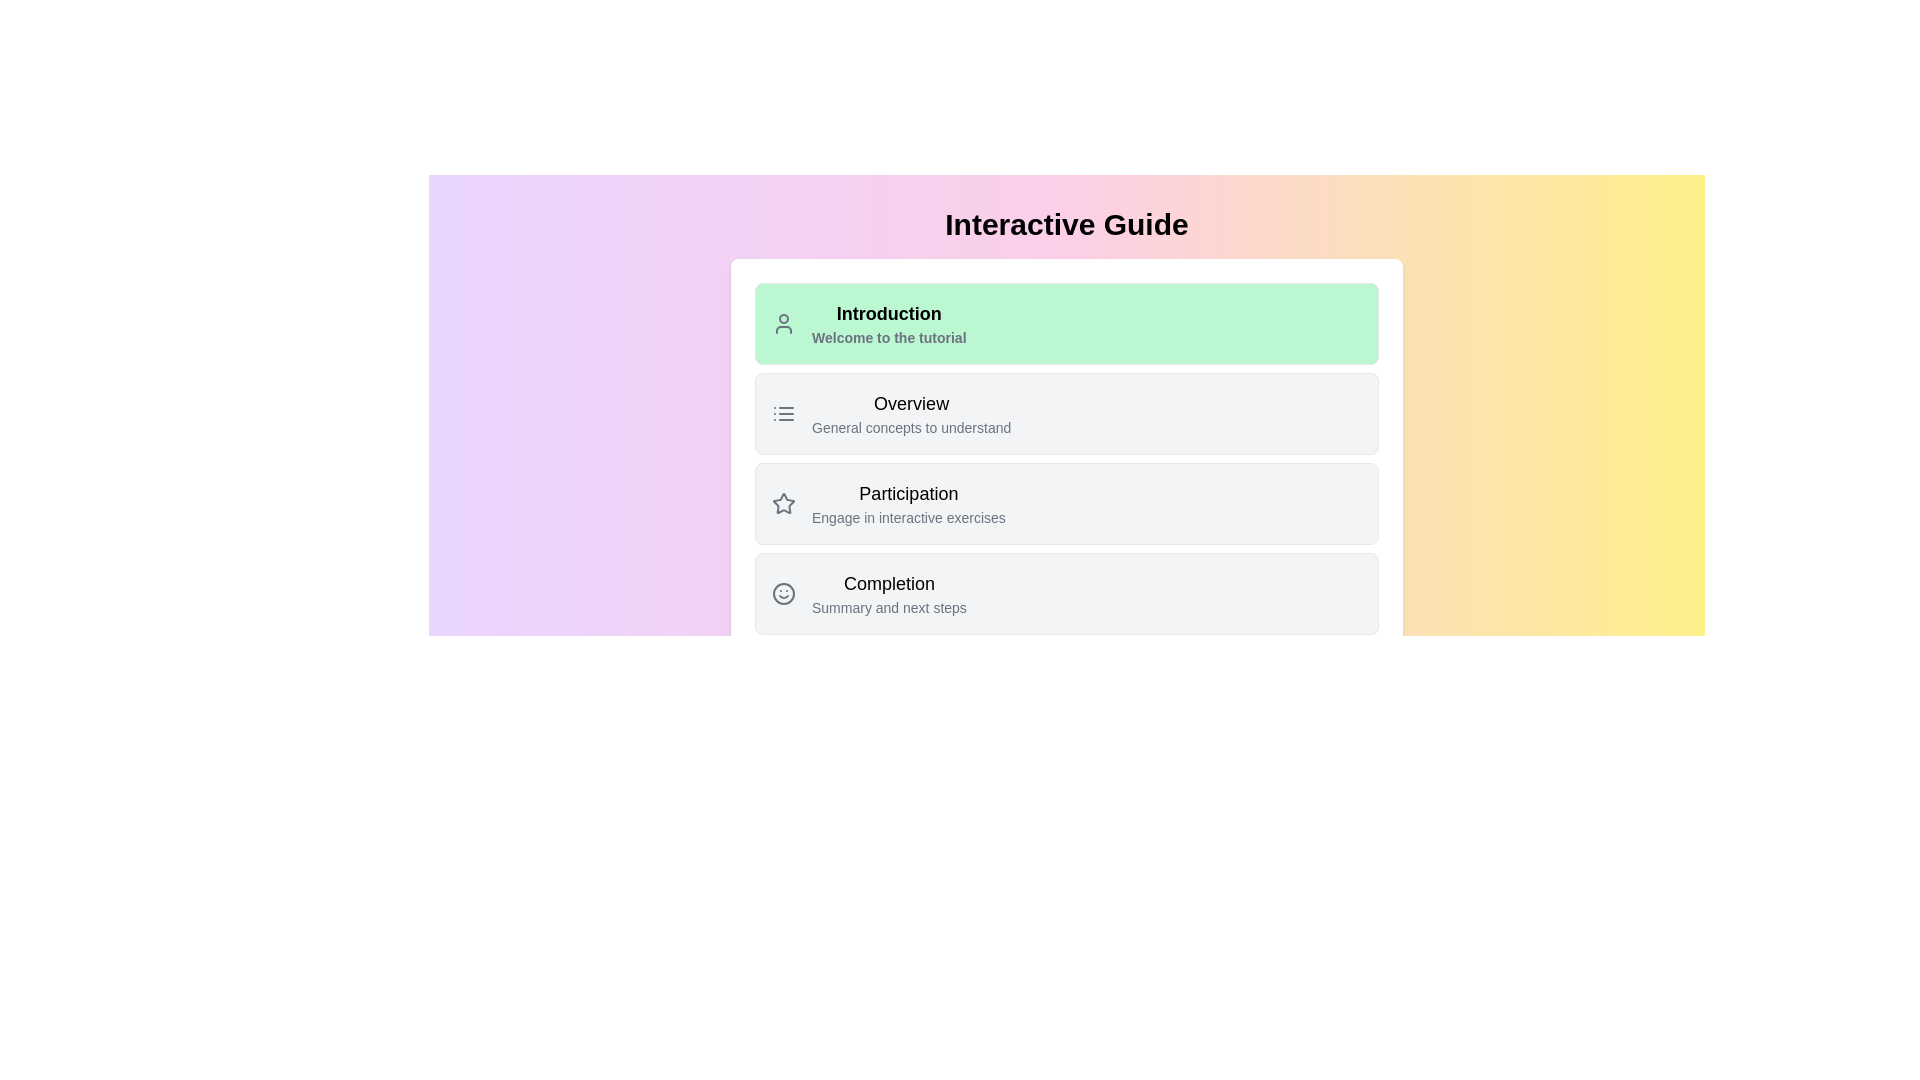 The width and height of the screenshot is (1920, 1080). I want to click on the 'Overview' label element, which serves as a navigation entry with a title and description, located in the second row of the list between 'Introduction' and 'Participation', so click(910, 412).